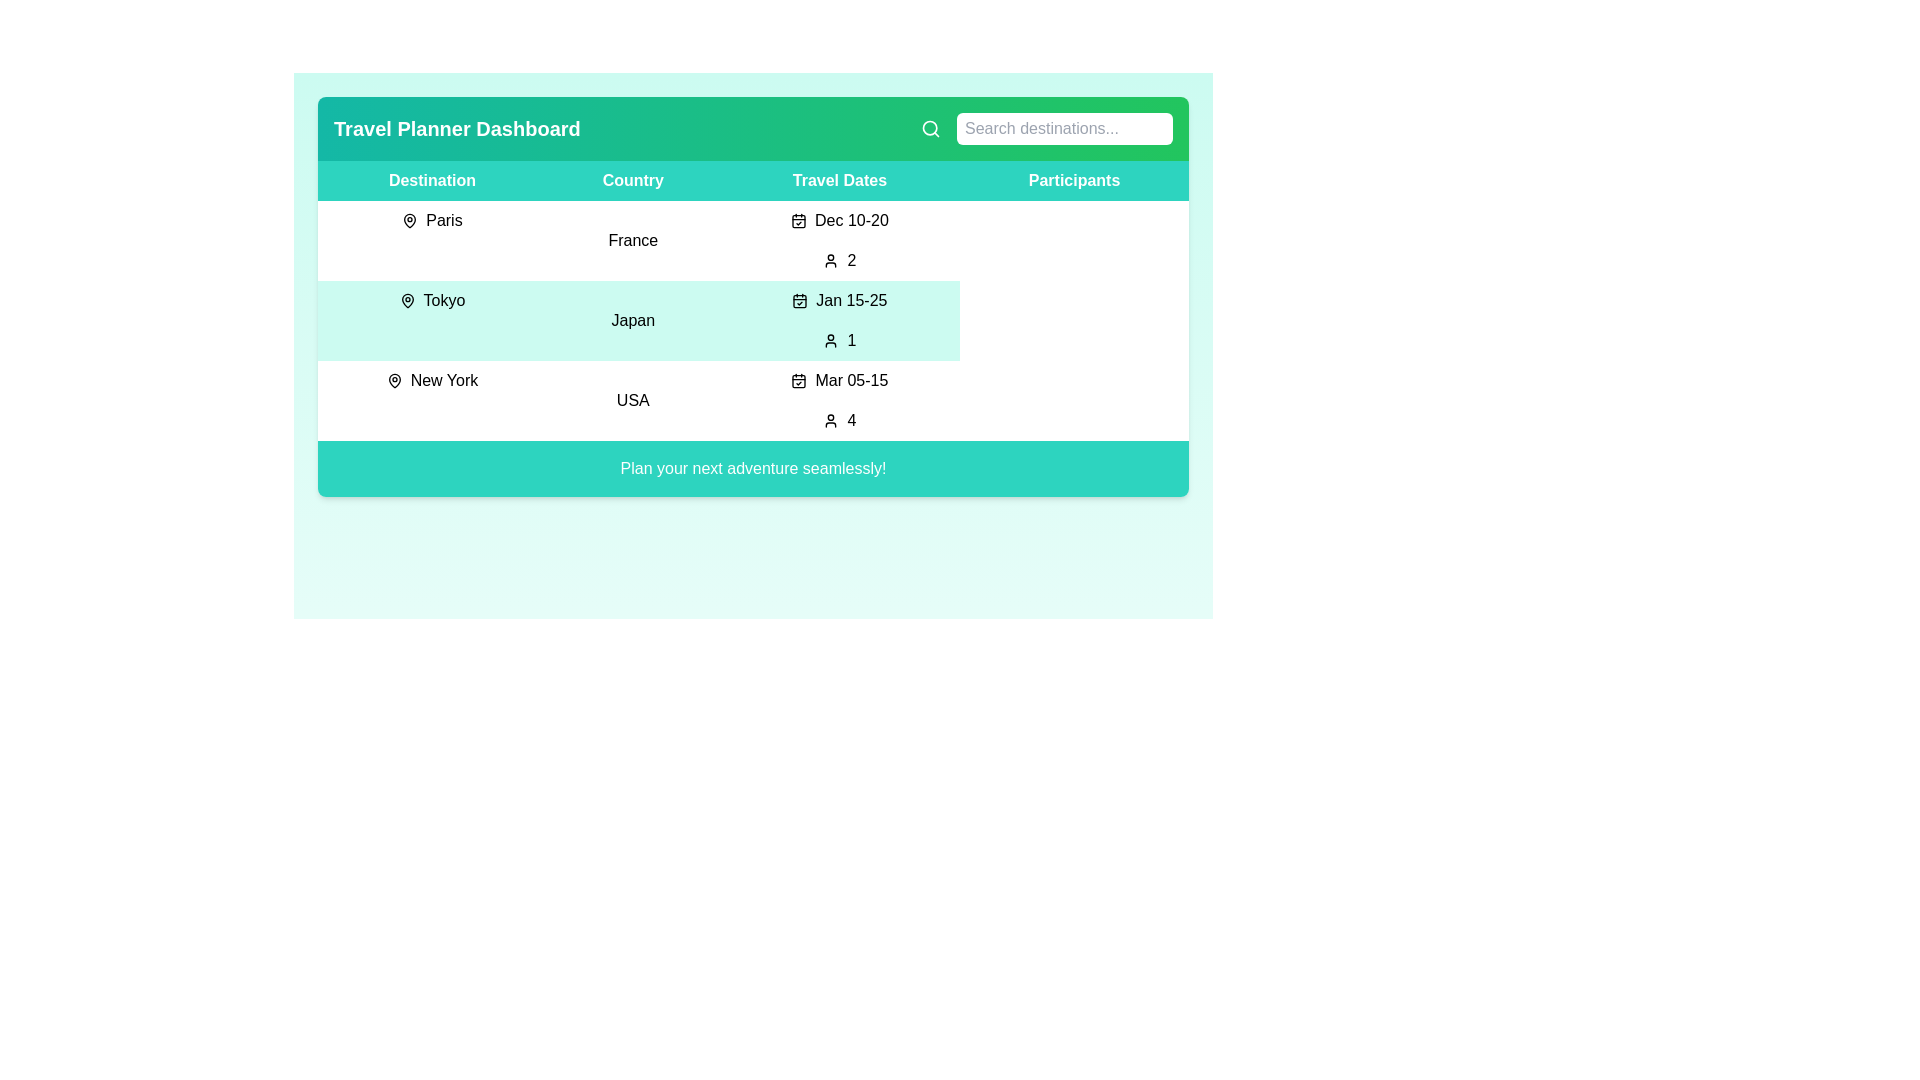  Describe the element at coordinates (798, 381) in the screenshot. I see `the main body rectangle of the calendar icon, which is a rounded rectangle styled in a monochromatic color scheme, located near the center of the icon and to the left of the 'Travel Dates' column in the table` at that location.